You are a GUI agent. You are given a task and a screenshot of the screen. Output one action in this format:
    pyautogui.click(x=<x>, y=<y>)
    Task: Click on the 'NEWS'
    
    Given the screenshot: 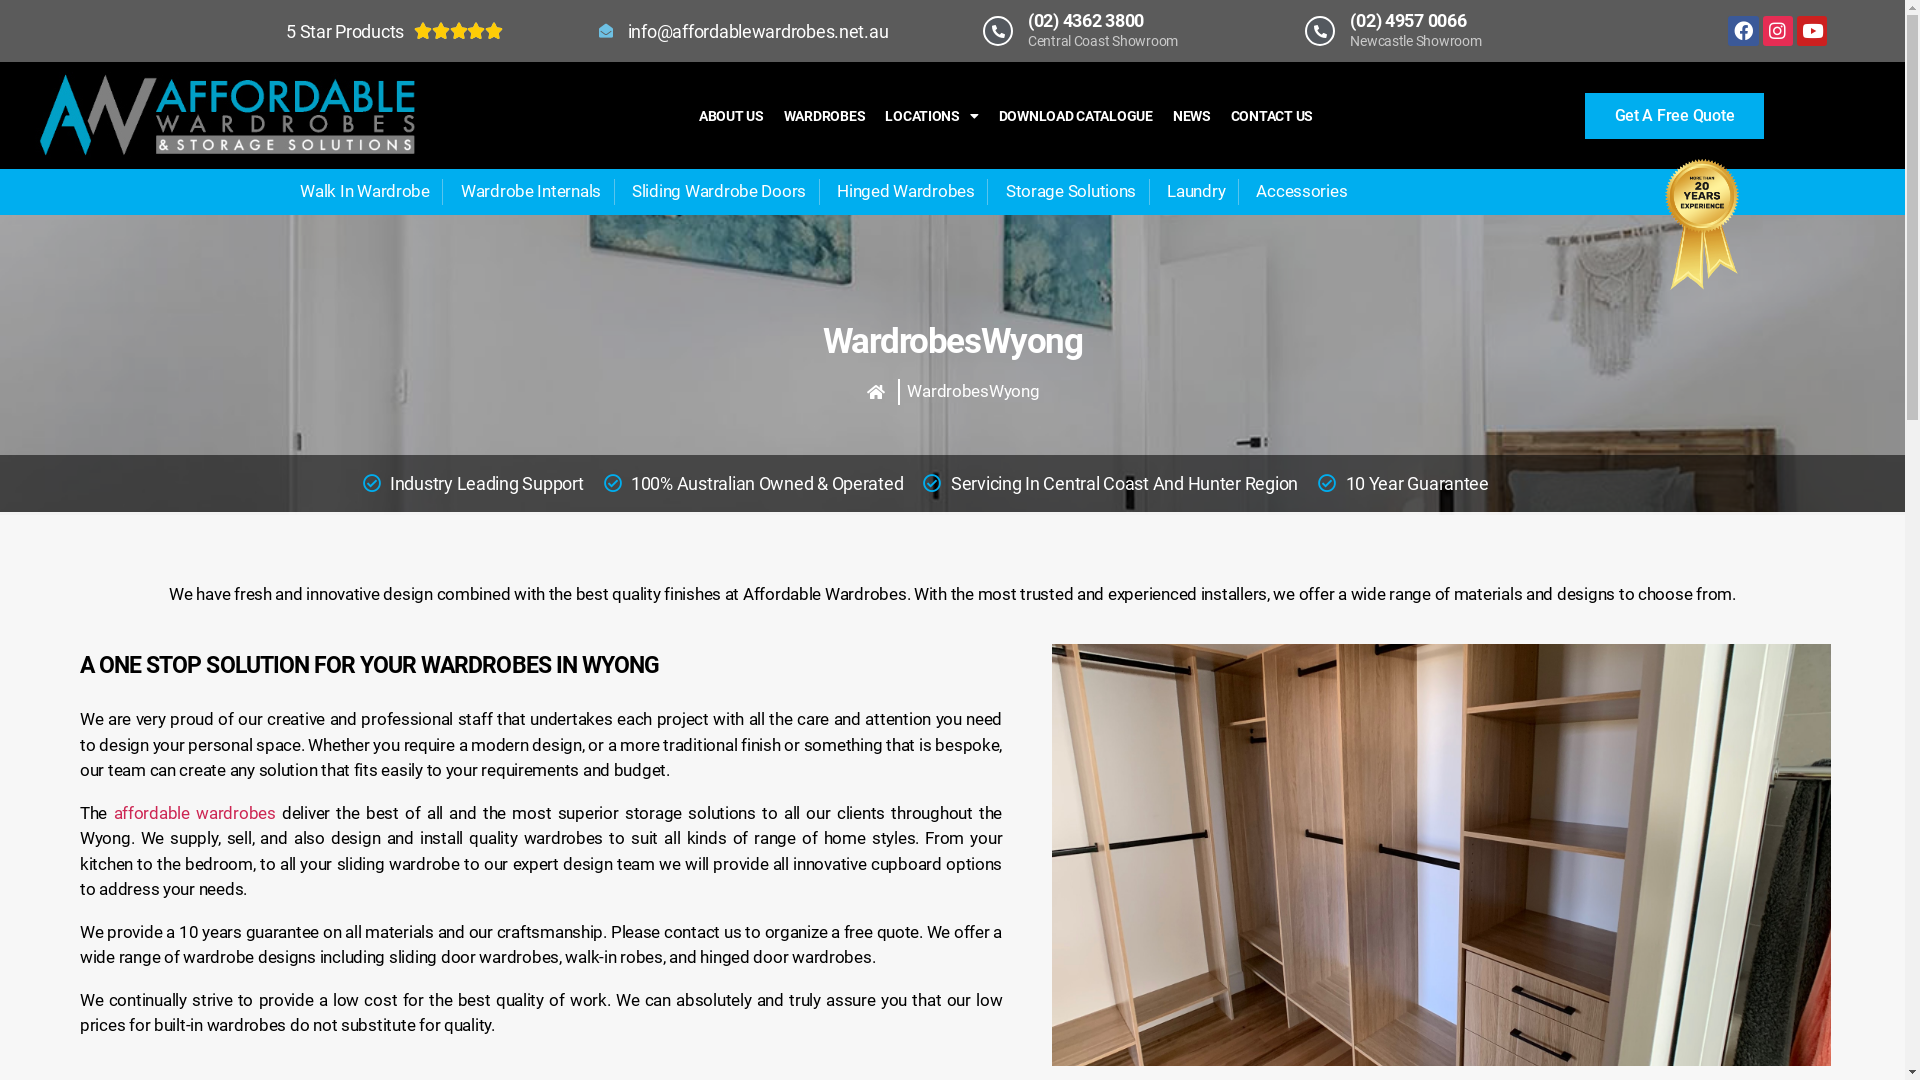 What is the action you would take?
    pyautogui.click(x=1191, y=115)
    